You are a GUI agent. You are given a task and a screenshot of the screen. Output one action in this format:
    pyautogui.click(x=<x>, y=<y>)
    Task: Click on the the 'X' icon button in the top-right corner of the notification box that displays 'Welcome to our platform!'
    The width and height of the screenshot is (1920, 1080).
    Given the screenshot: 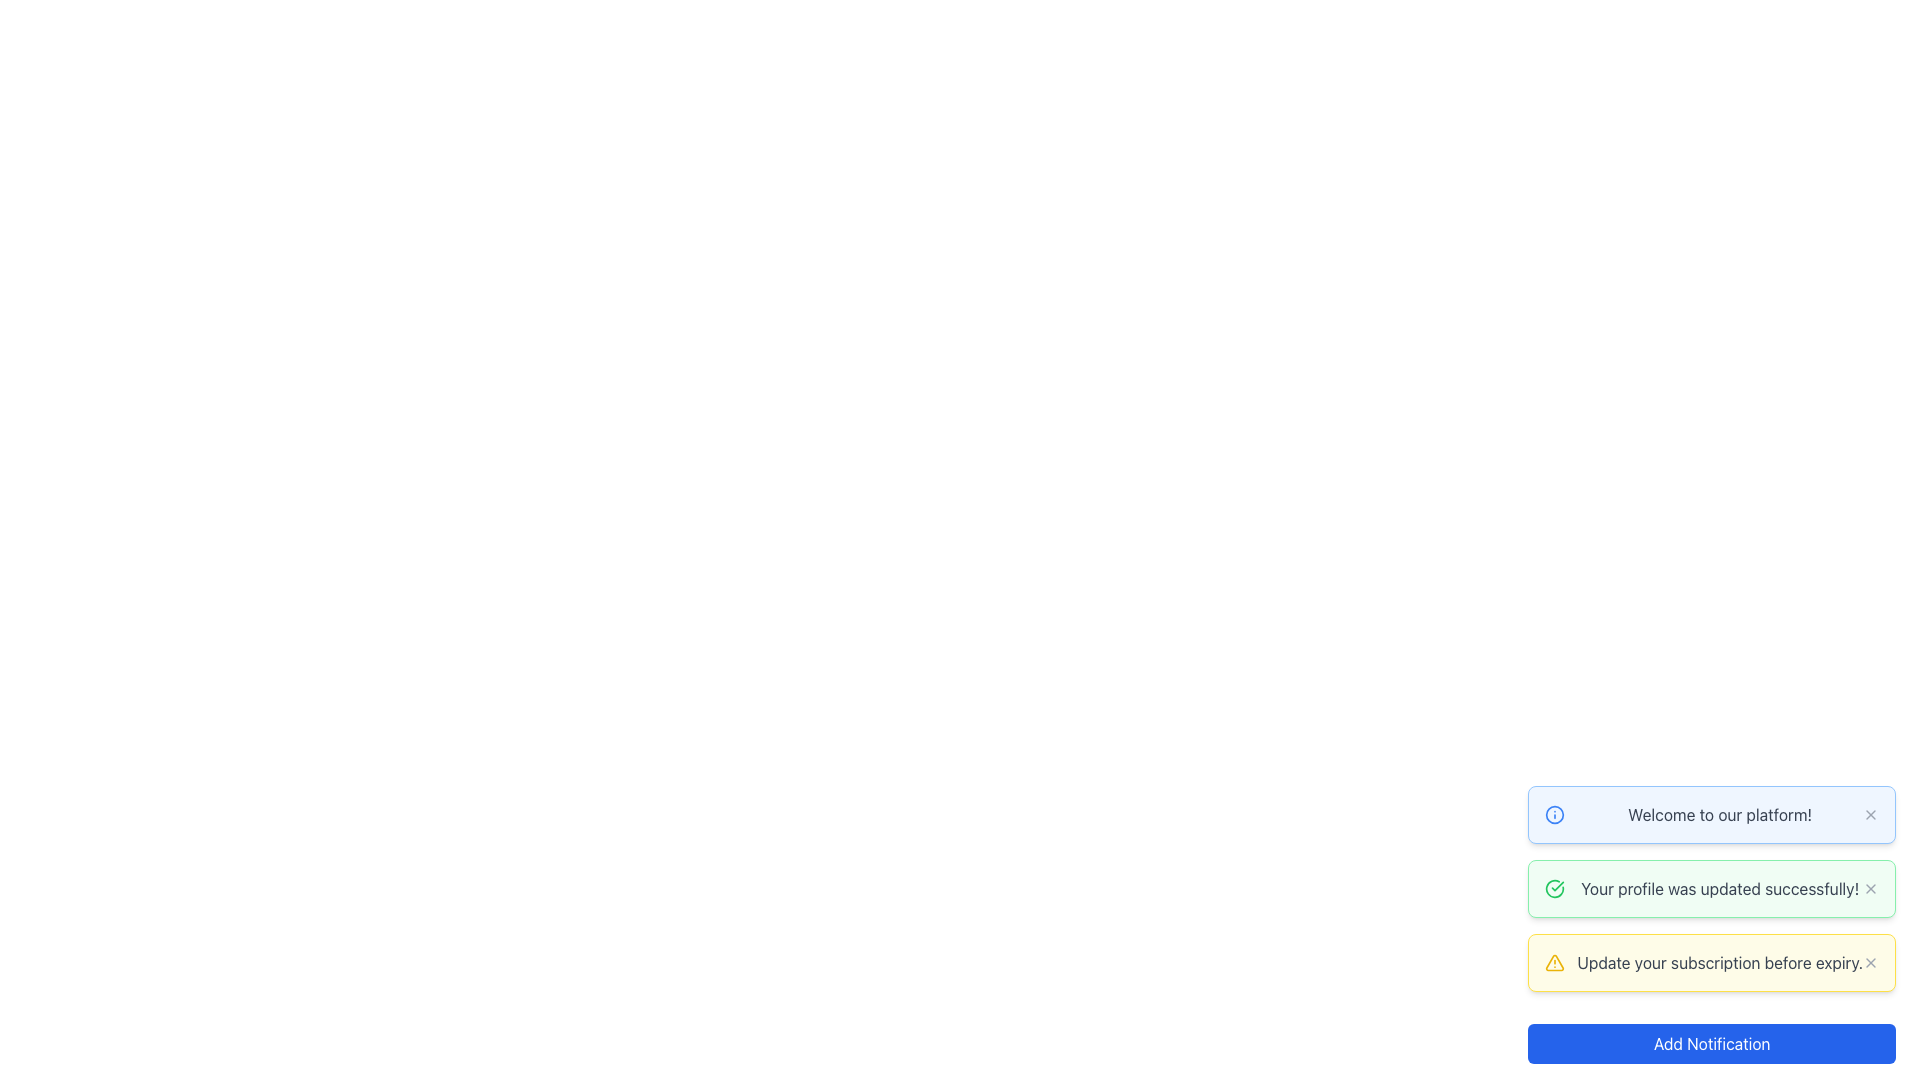 What is the action you would take?
    pyautogui.click(x=1870, y=814)
    